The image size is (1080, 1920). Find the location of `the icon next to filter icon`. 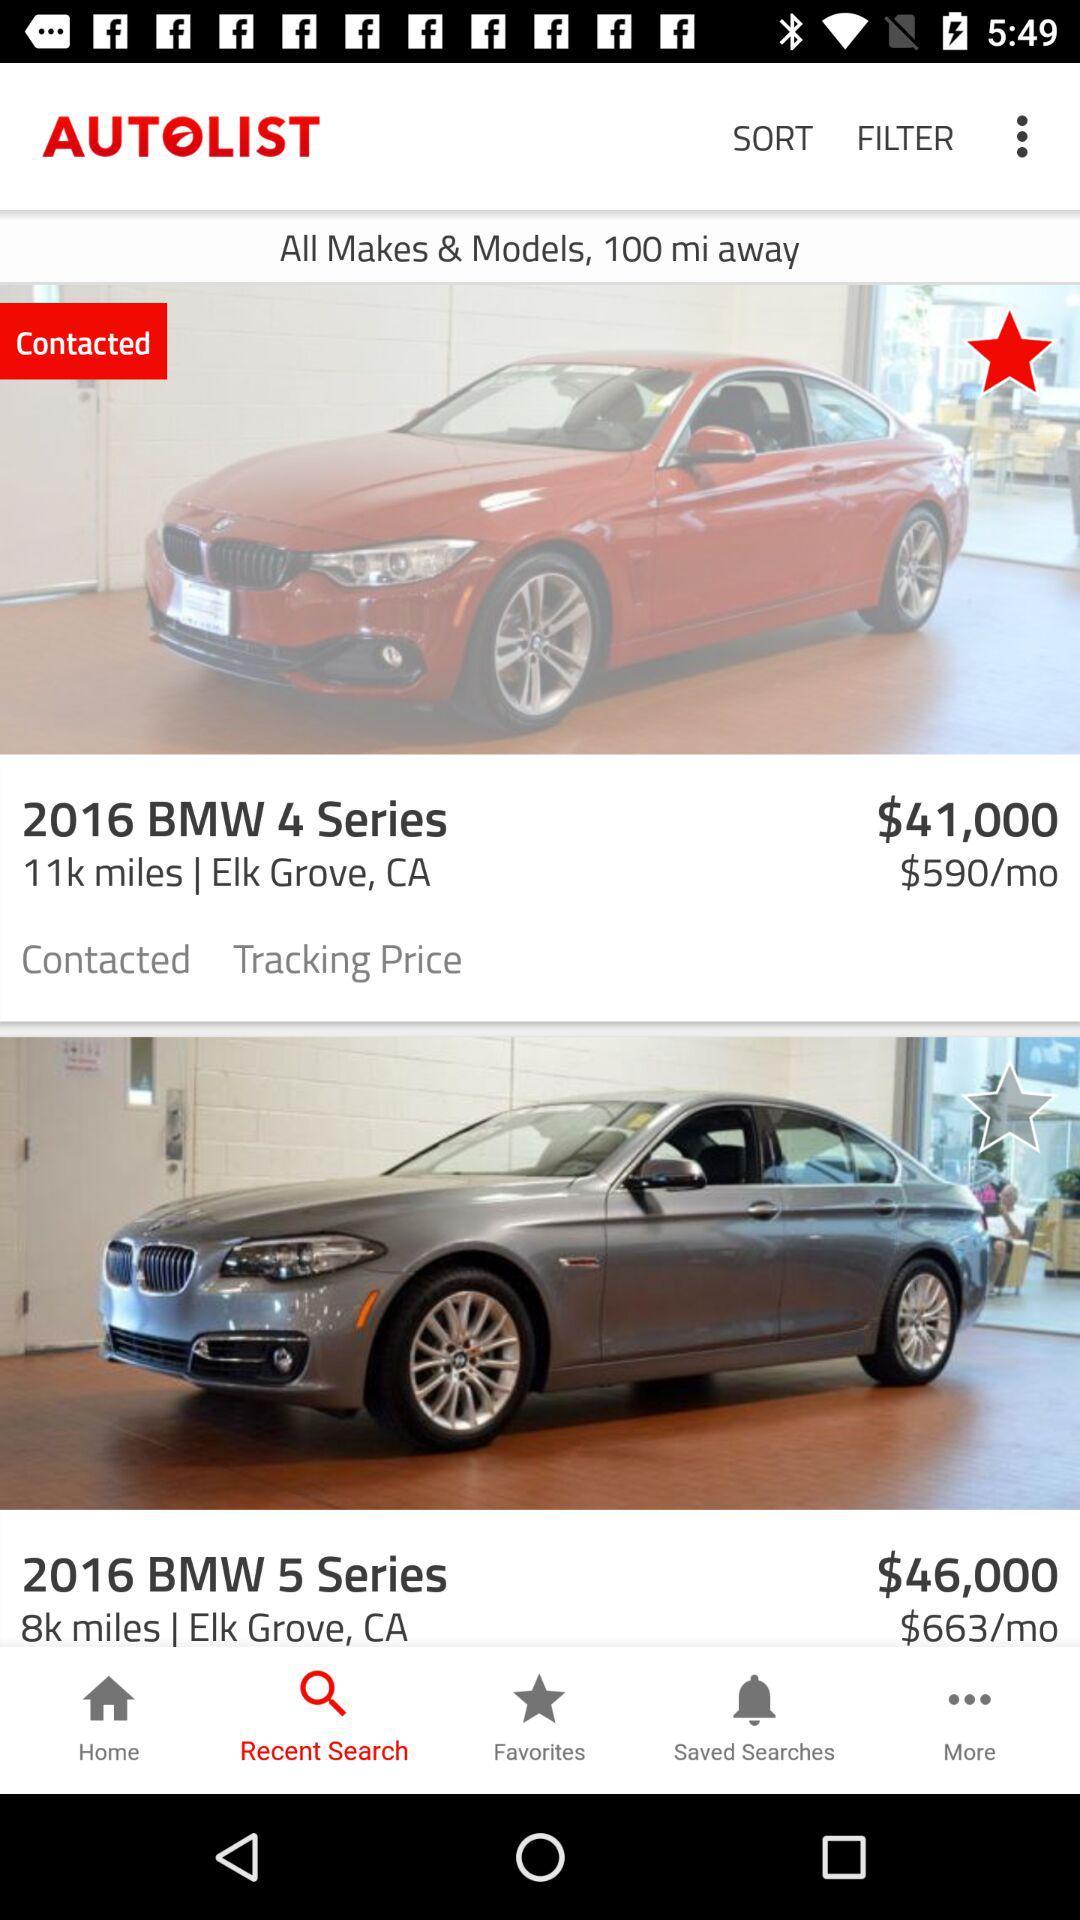

the icon next to filter icon is located at coordinates (1027, 135).